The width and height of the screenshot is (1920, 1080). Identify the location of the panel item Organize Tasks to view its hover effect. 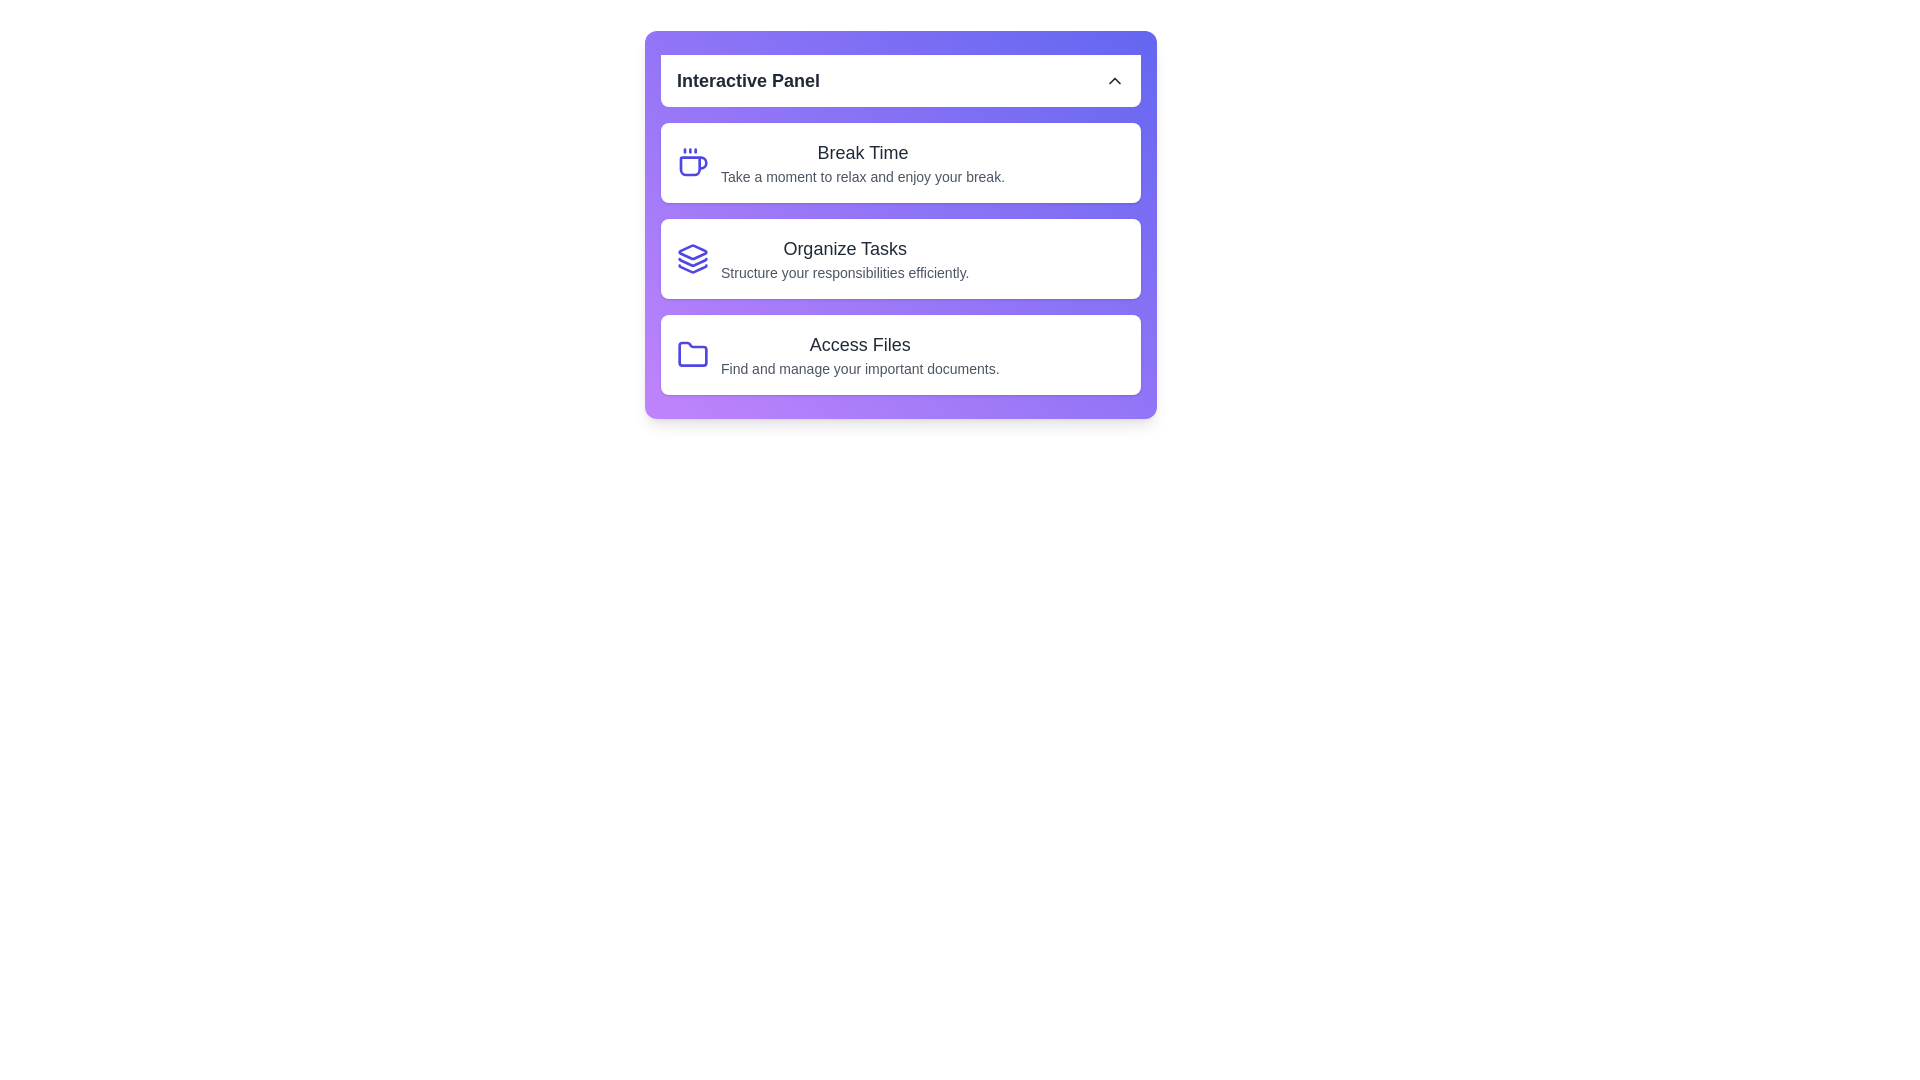
(900, 257).